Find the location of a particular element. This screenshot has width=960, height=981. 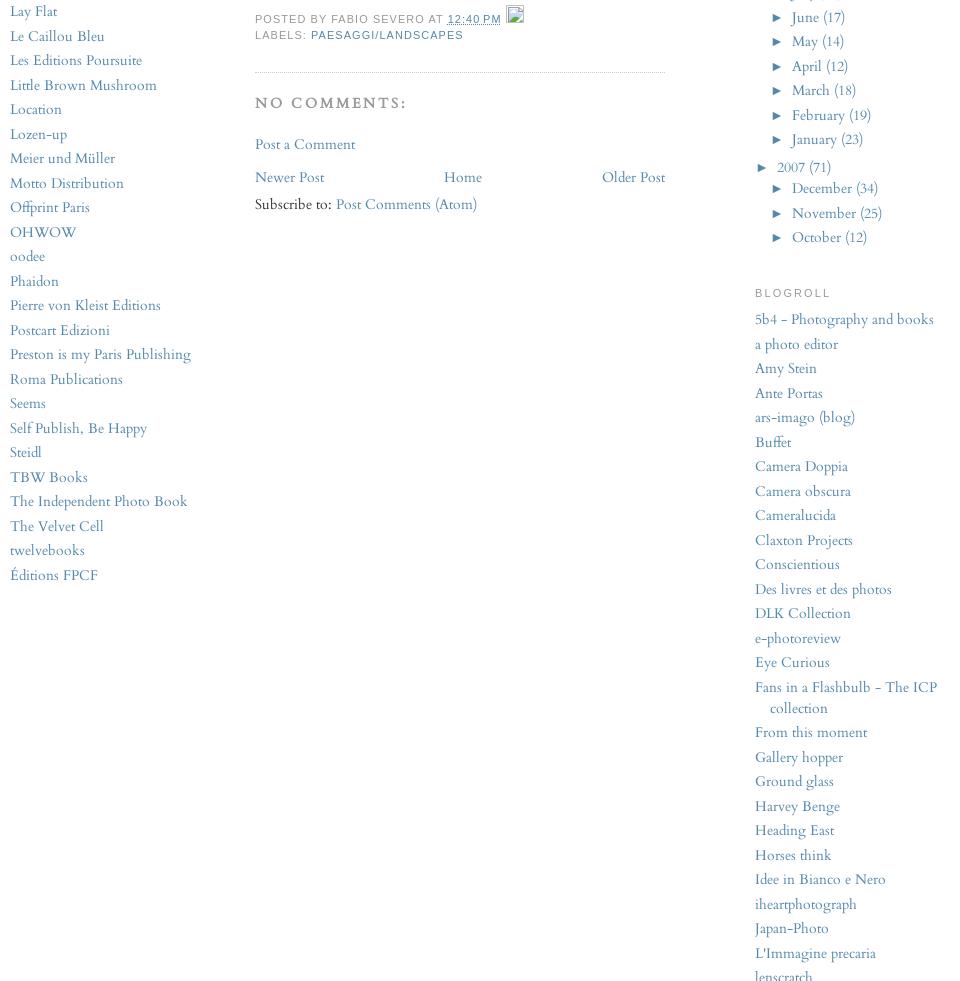

'January' is located at coordinates (815, 138).